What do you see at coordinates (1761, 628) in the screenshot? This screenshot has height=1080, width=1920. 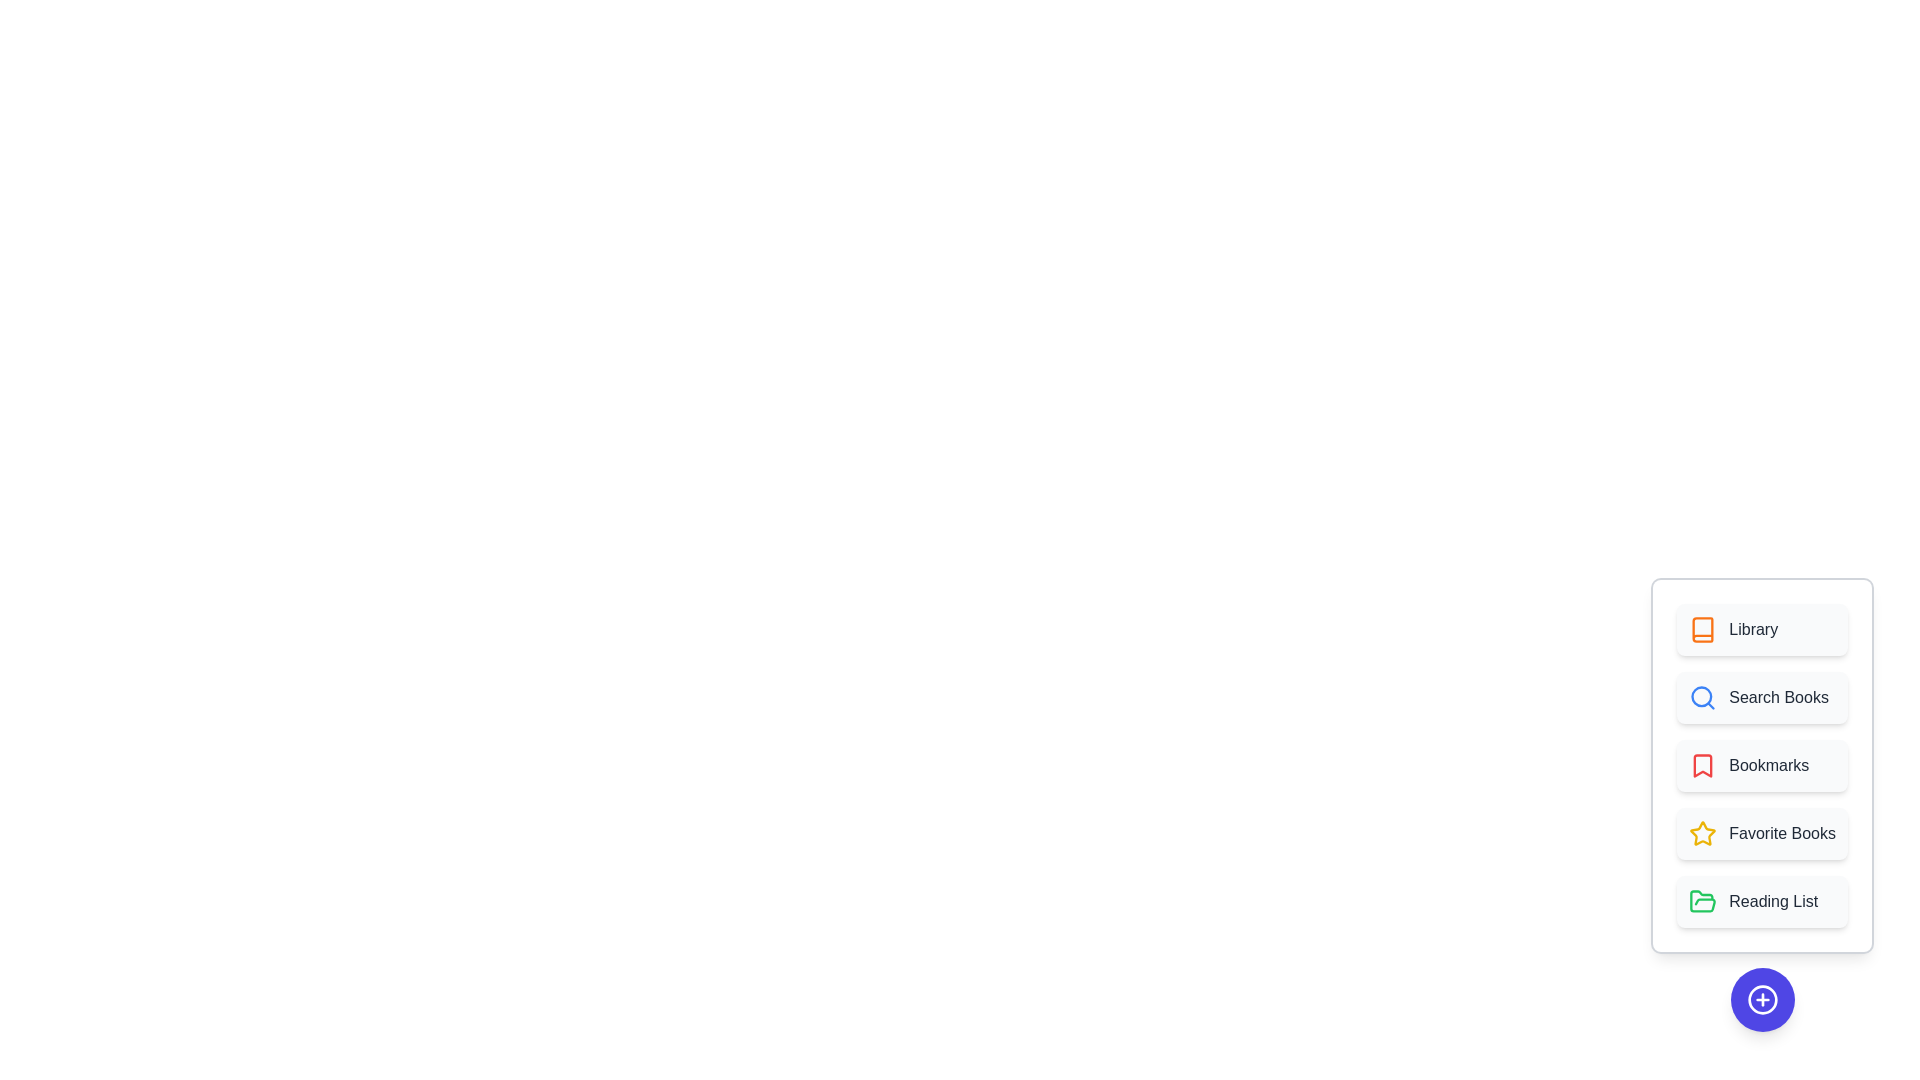 I see `the 'Library' button in the menu` at bounding box center [1761, 628].